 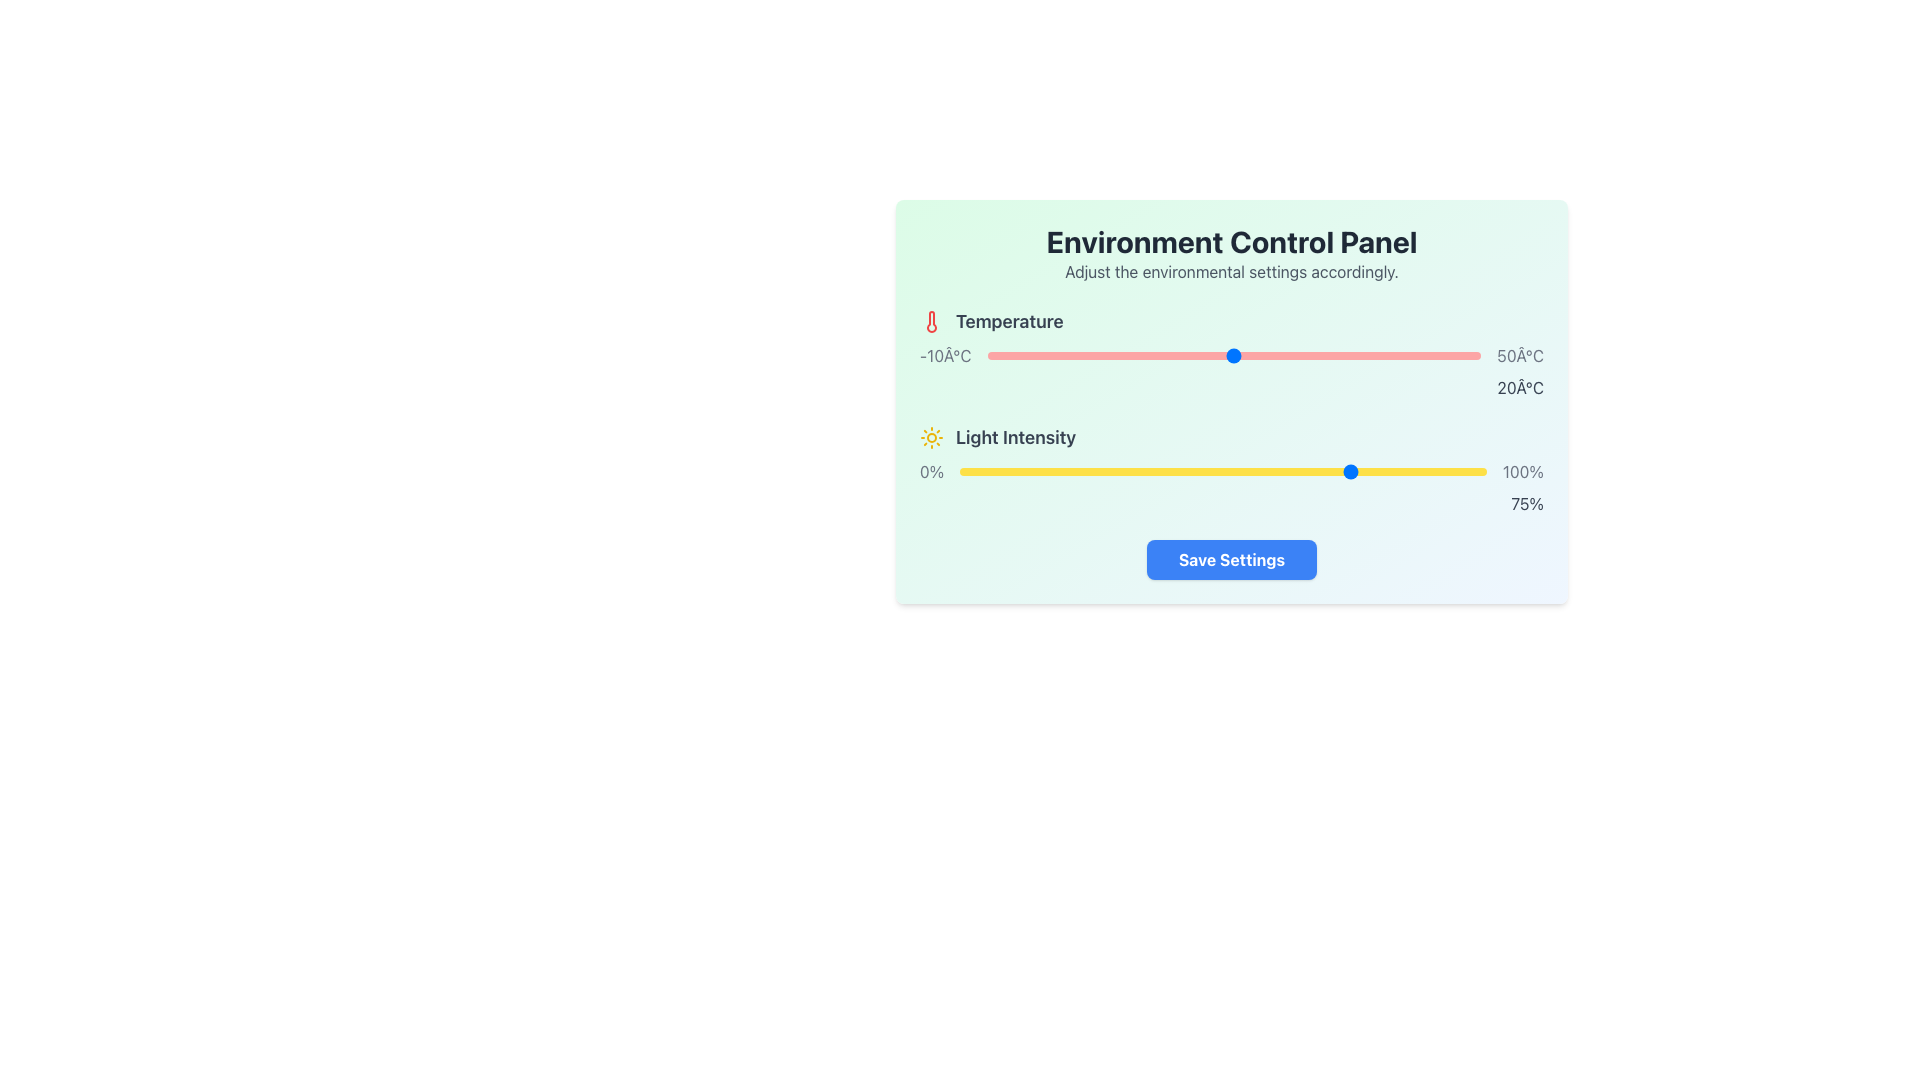 What do you see at coordinates (1231, 253) in the screenshot?
I see `the informational text block that contains the title 'Environment Control Panel' in bold, large black text and the subtitle 'Adjust the environmental settings accordingly.' in smaller gray font` at bounding box center [1231, 253].